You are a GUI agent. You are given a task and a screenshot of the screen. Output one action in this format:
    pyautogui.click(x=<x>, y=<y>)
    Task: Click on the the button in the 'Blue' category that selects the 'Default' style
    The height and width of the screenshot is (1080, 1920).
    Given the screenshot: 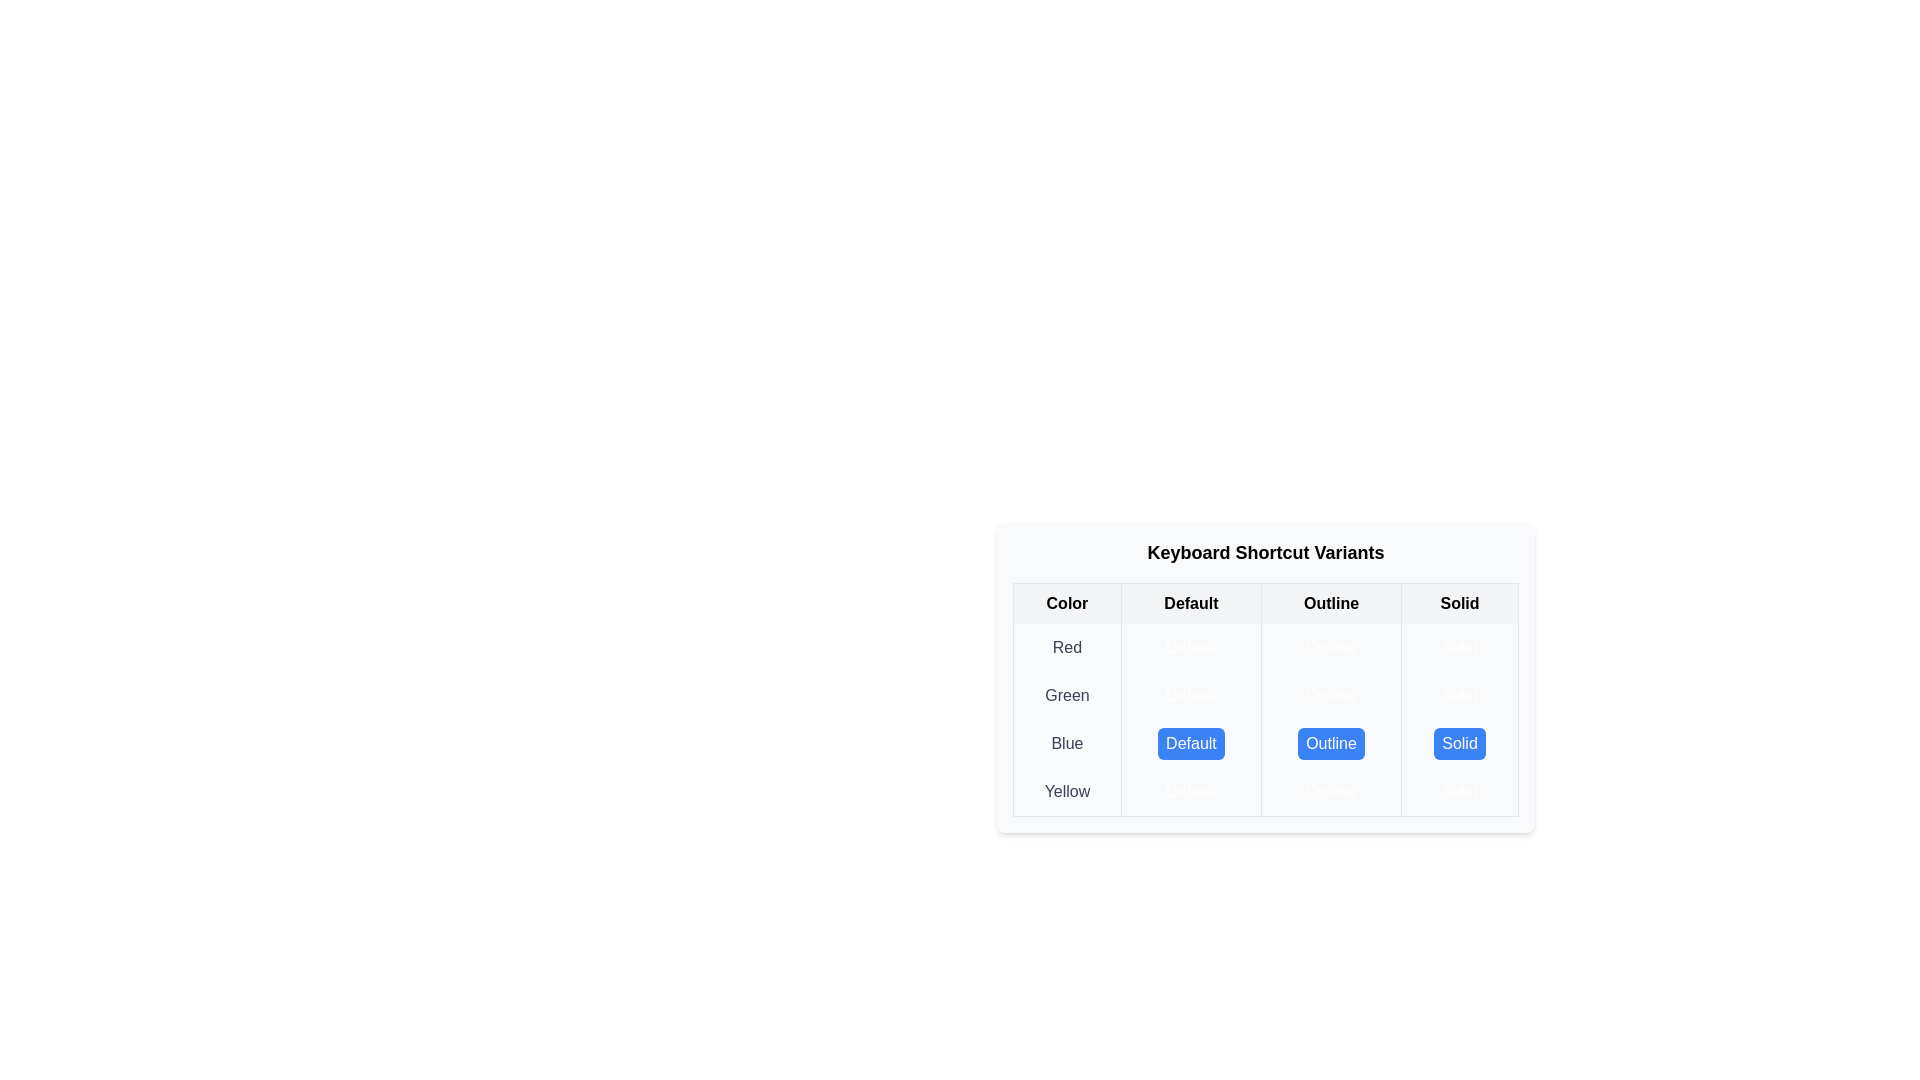 What is the action you would take?
    pyautogui.click(x=1191, y=744)
    